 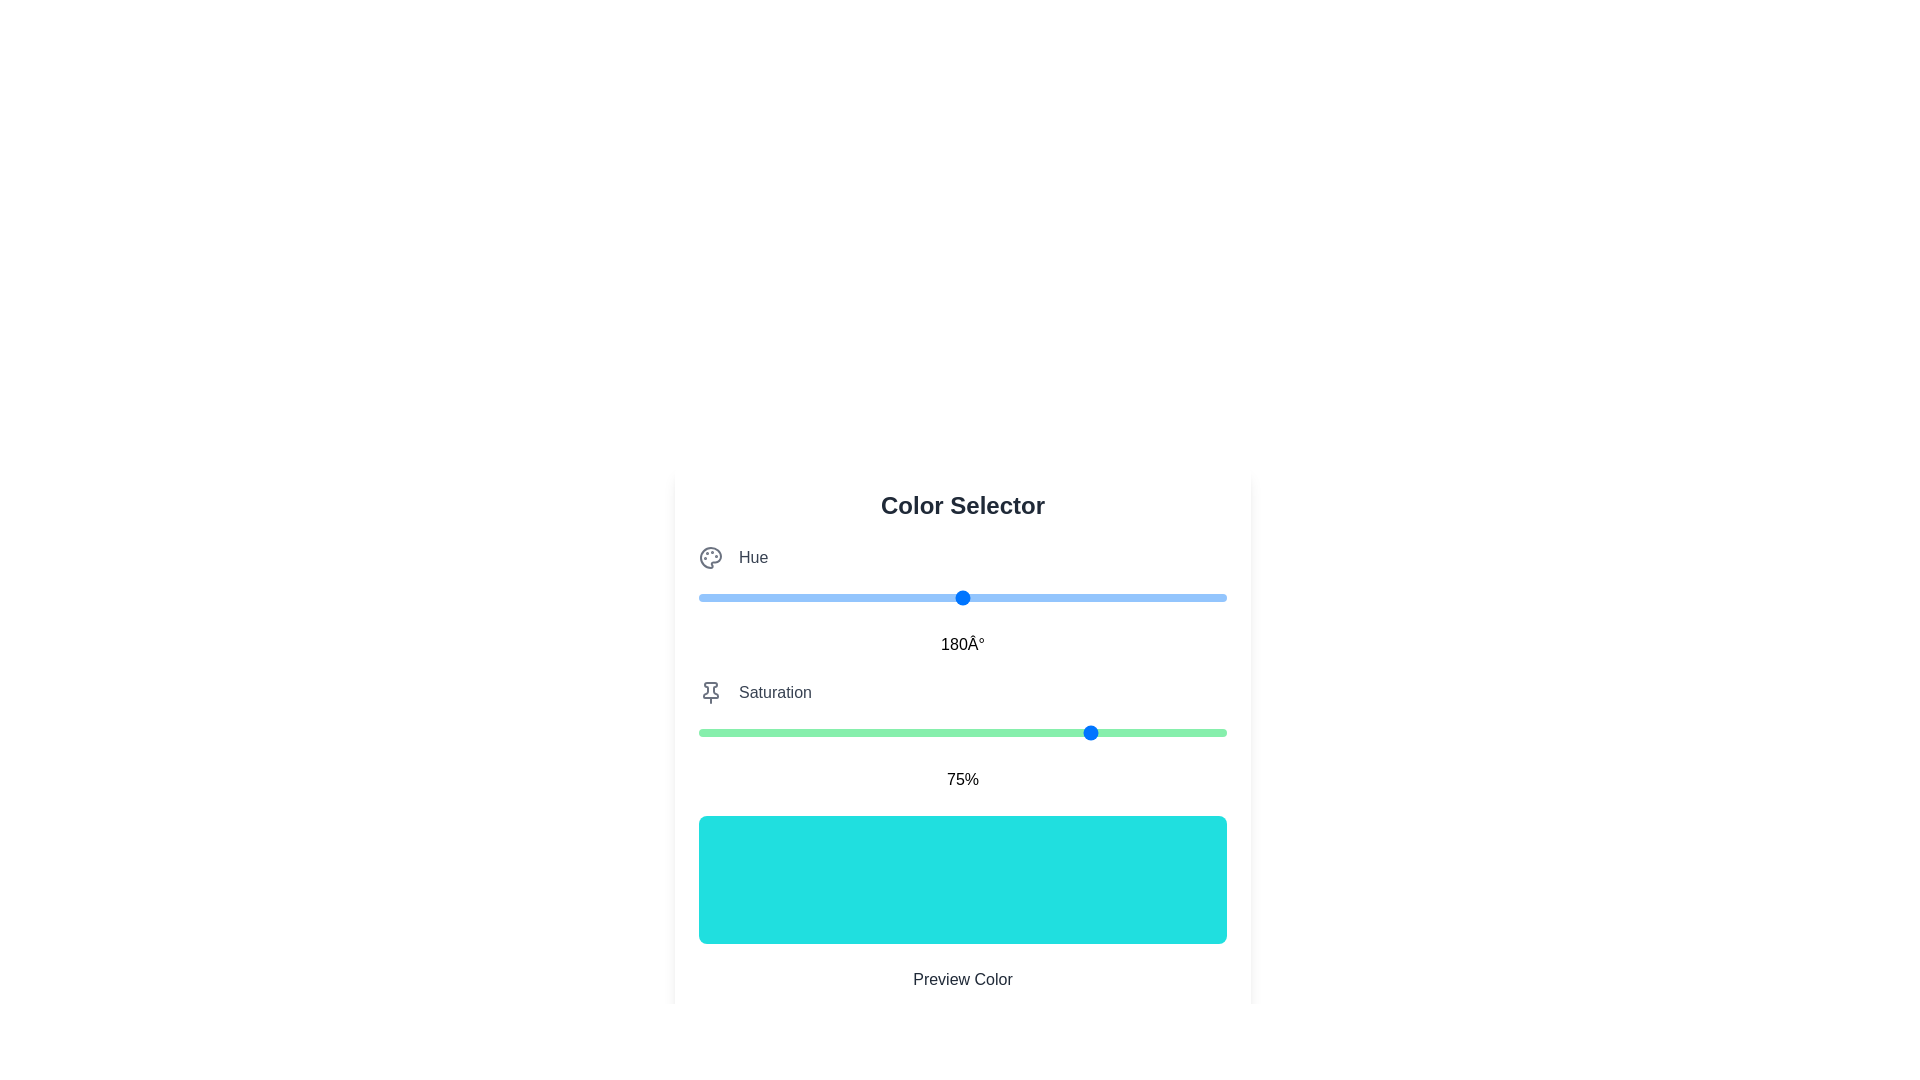 I want to click on the hue, so click(x=945, y=596).